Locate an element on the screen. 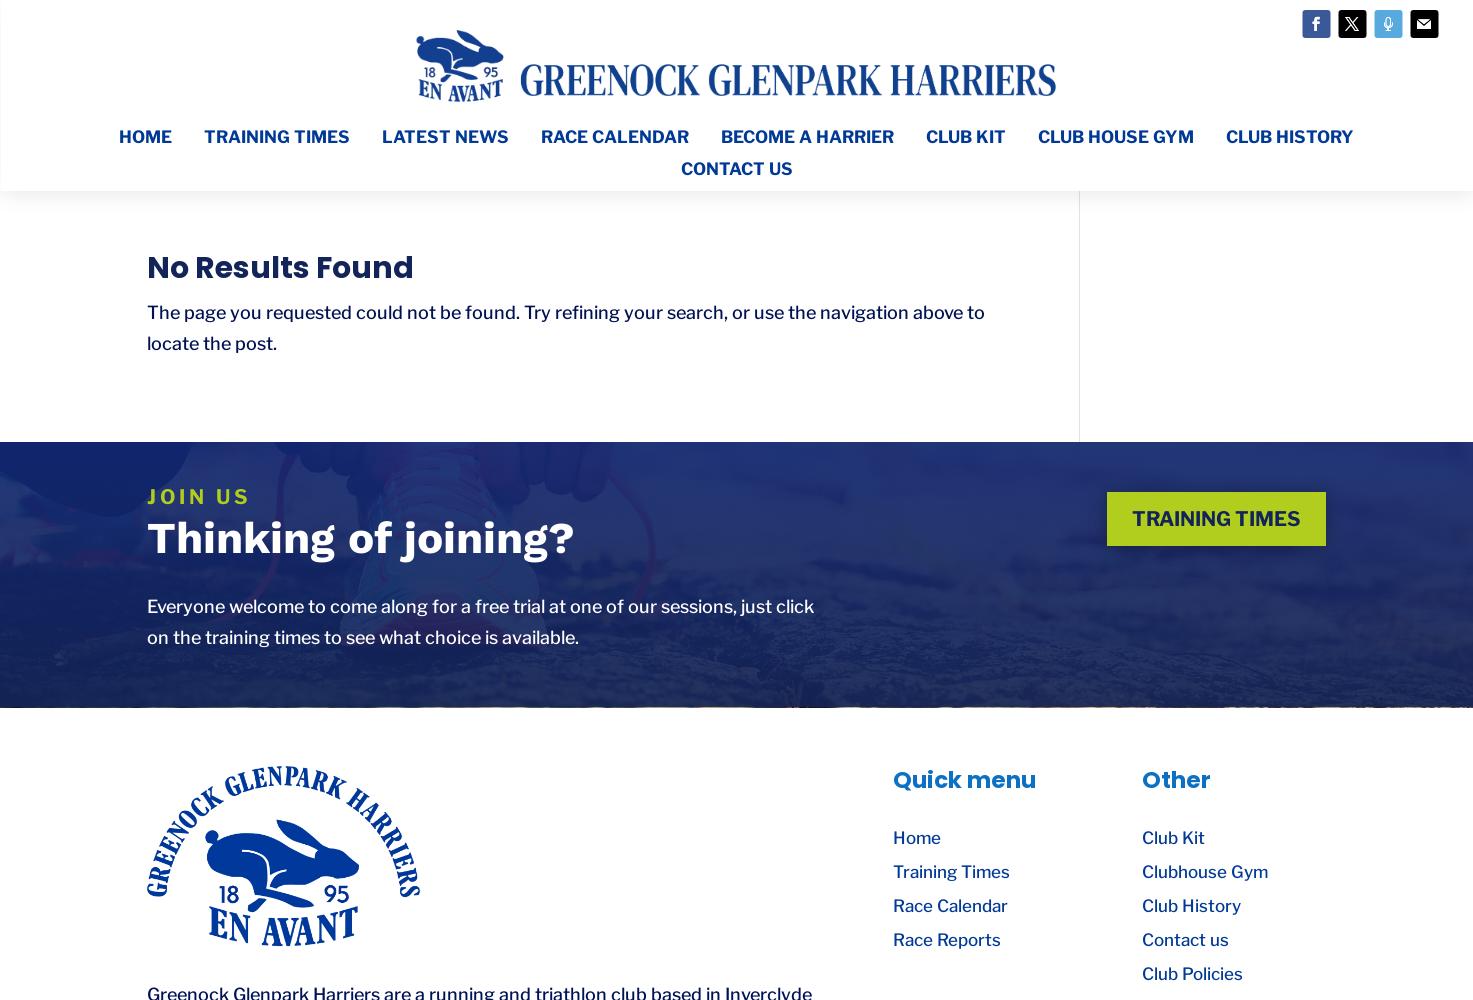 This screenshot has width=1473, height=1000. 'join us' is located at coordinates (199, 495).